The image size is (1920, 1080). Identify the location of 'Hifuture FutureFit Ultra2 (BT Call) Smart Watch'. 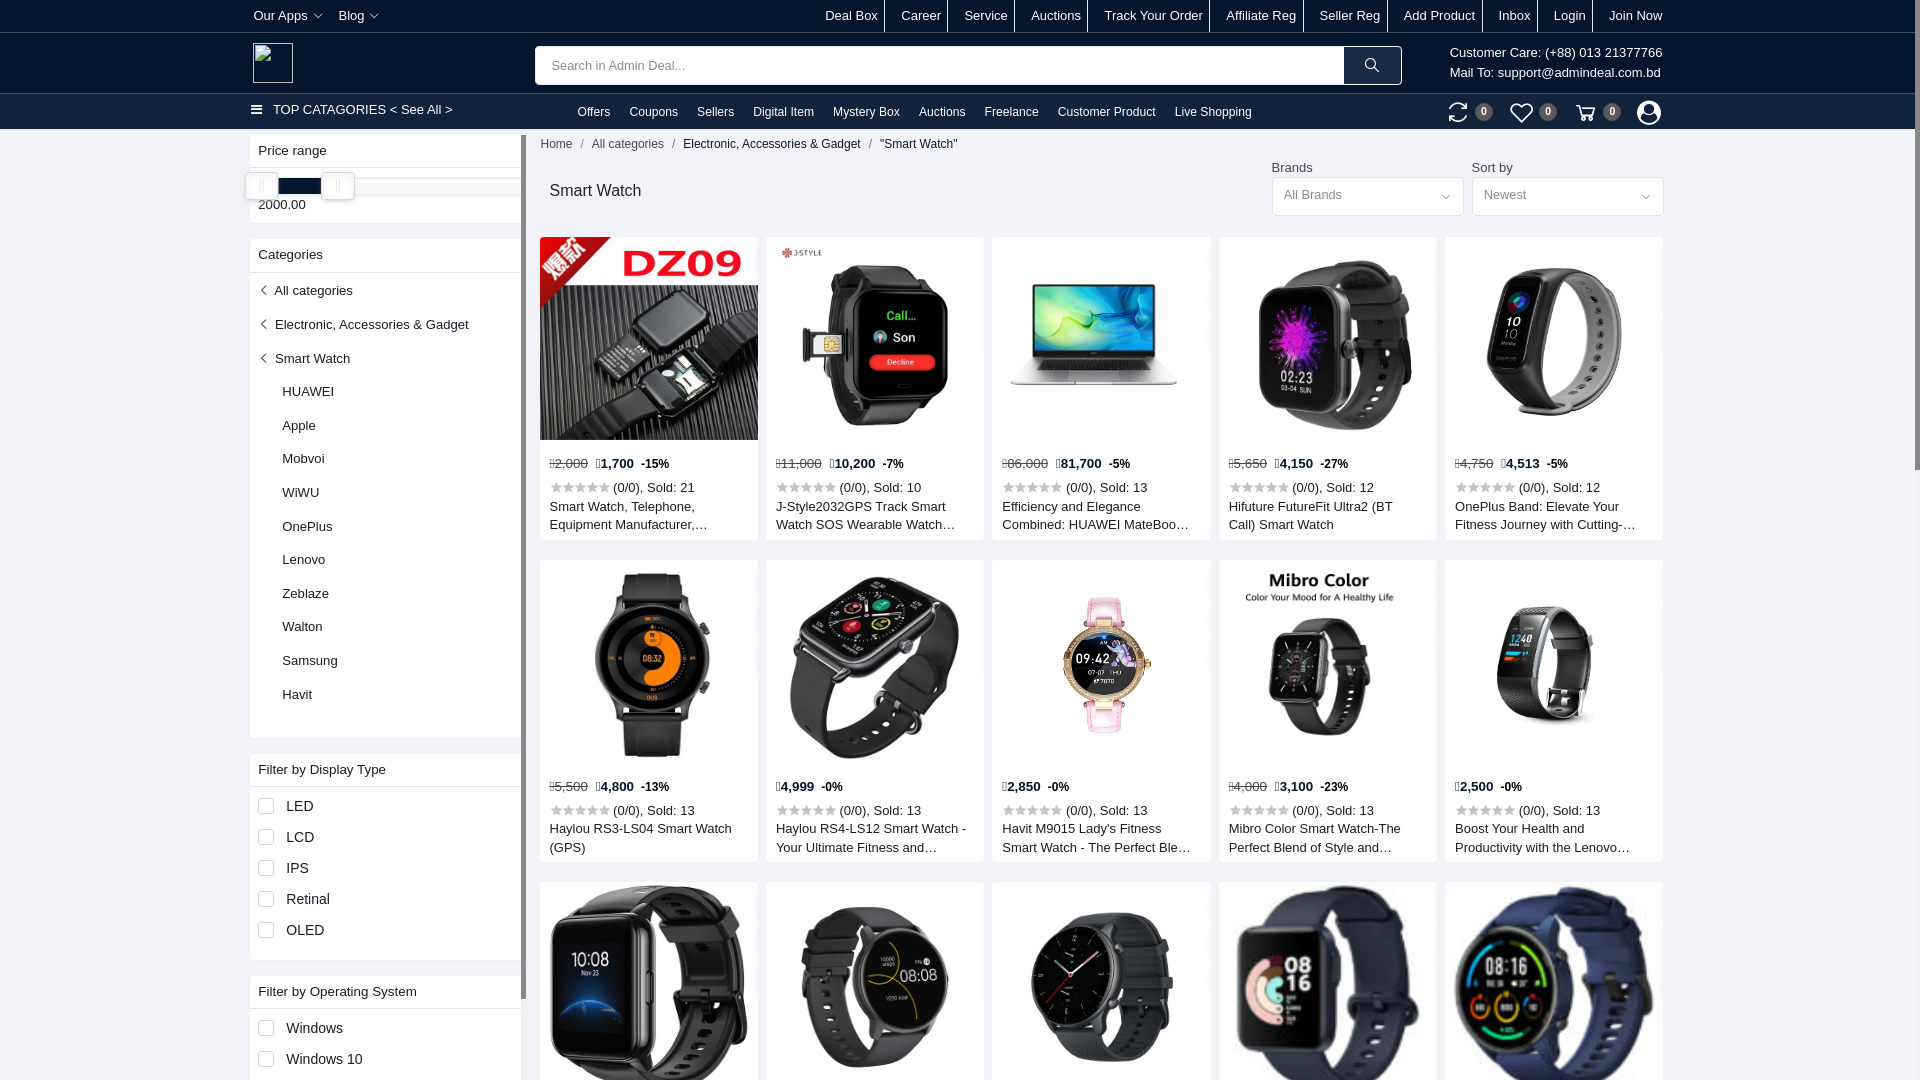
(1324, 515).